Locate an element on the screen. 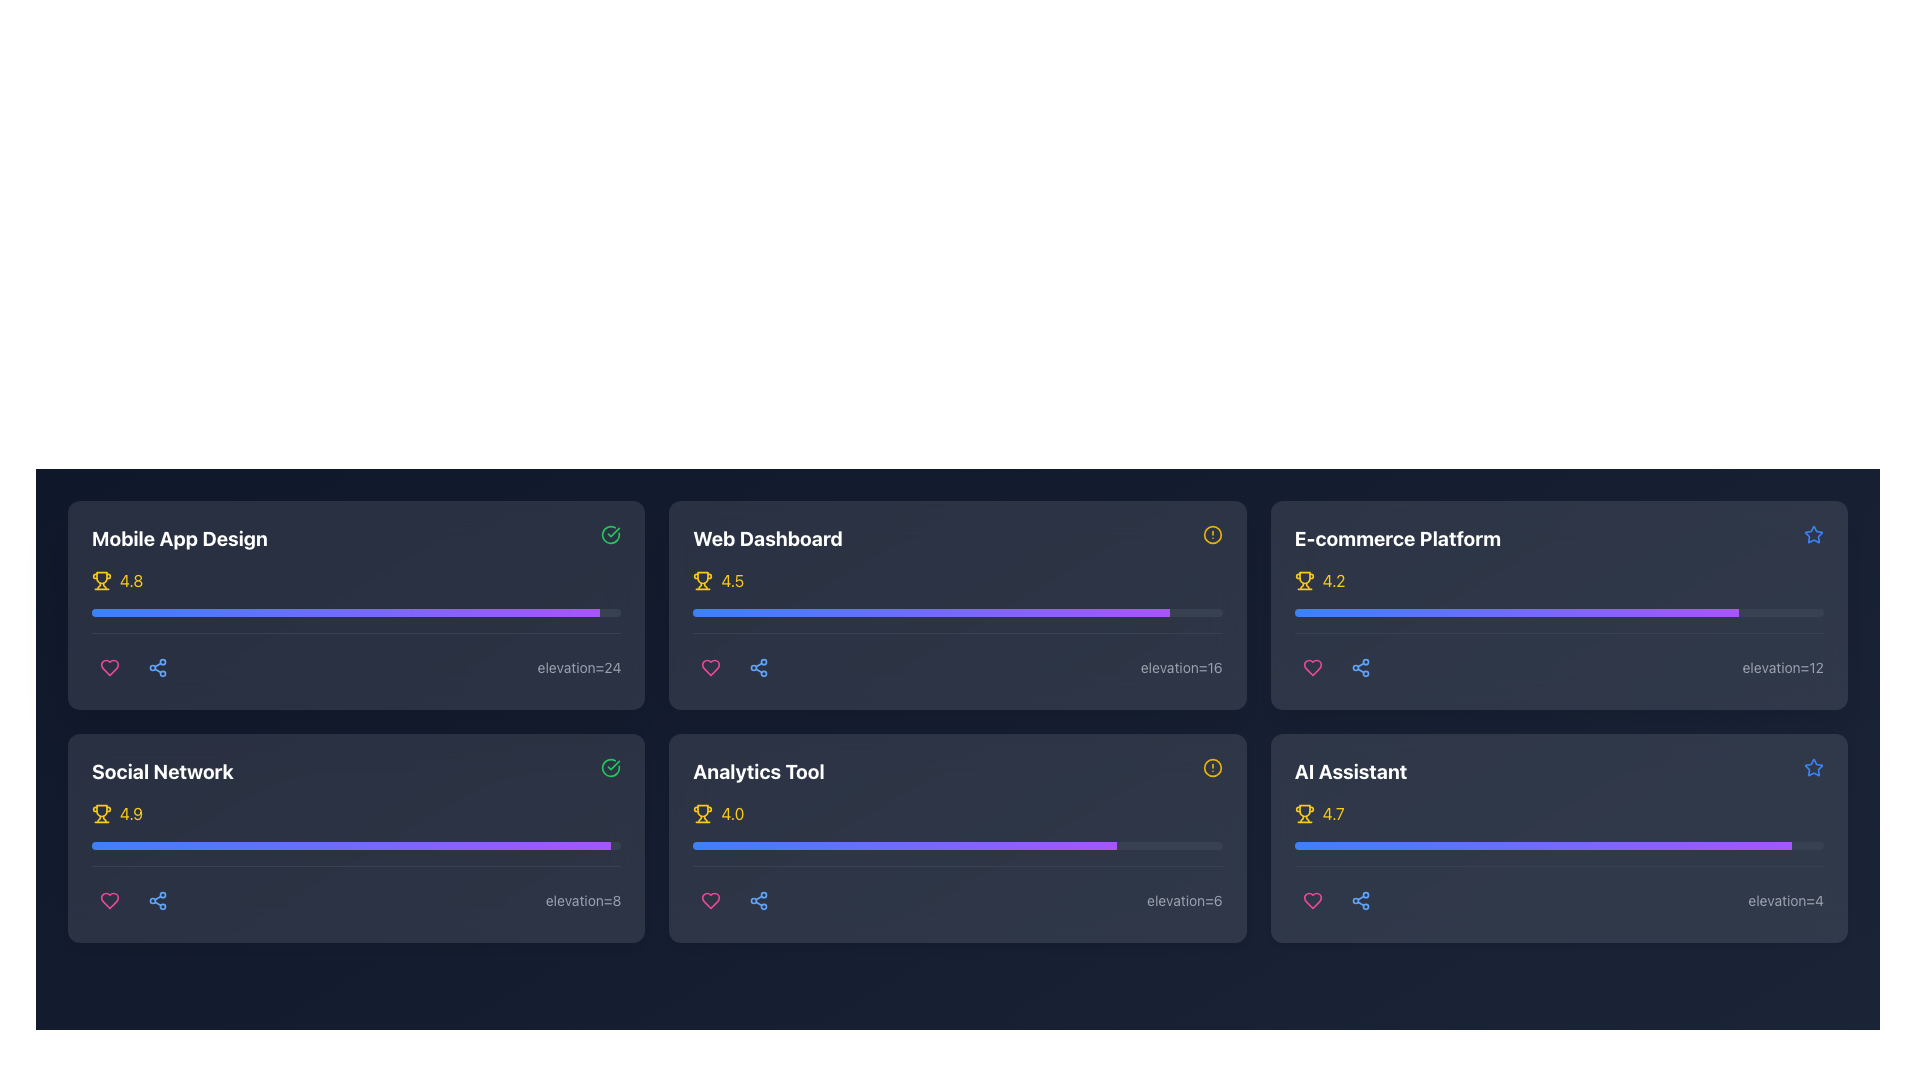 This screenshot has height=1080, width=1920. the green circular arc of the check mark icon located in the top-right corner of the 'Mobile App Design' card to indicate a successful or completed state is located at coordinates (610, 766).